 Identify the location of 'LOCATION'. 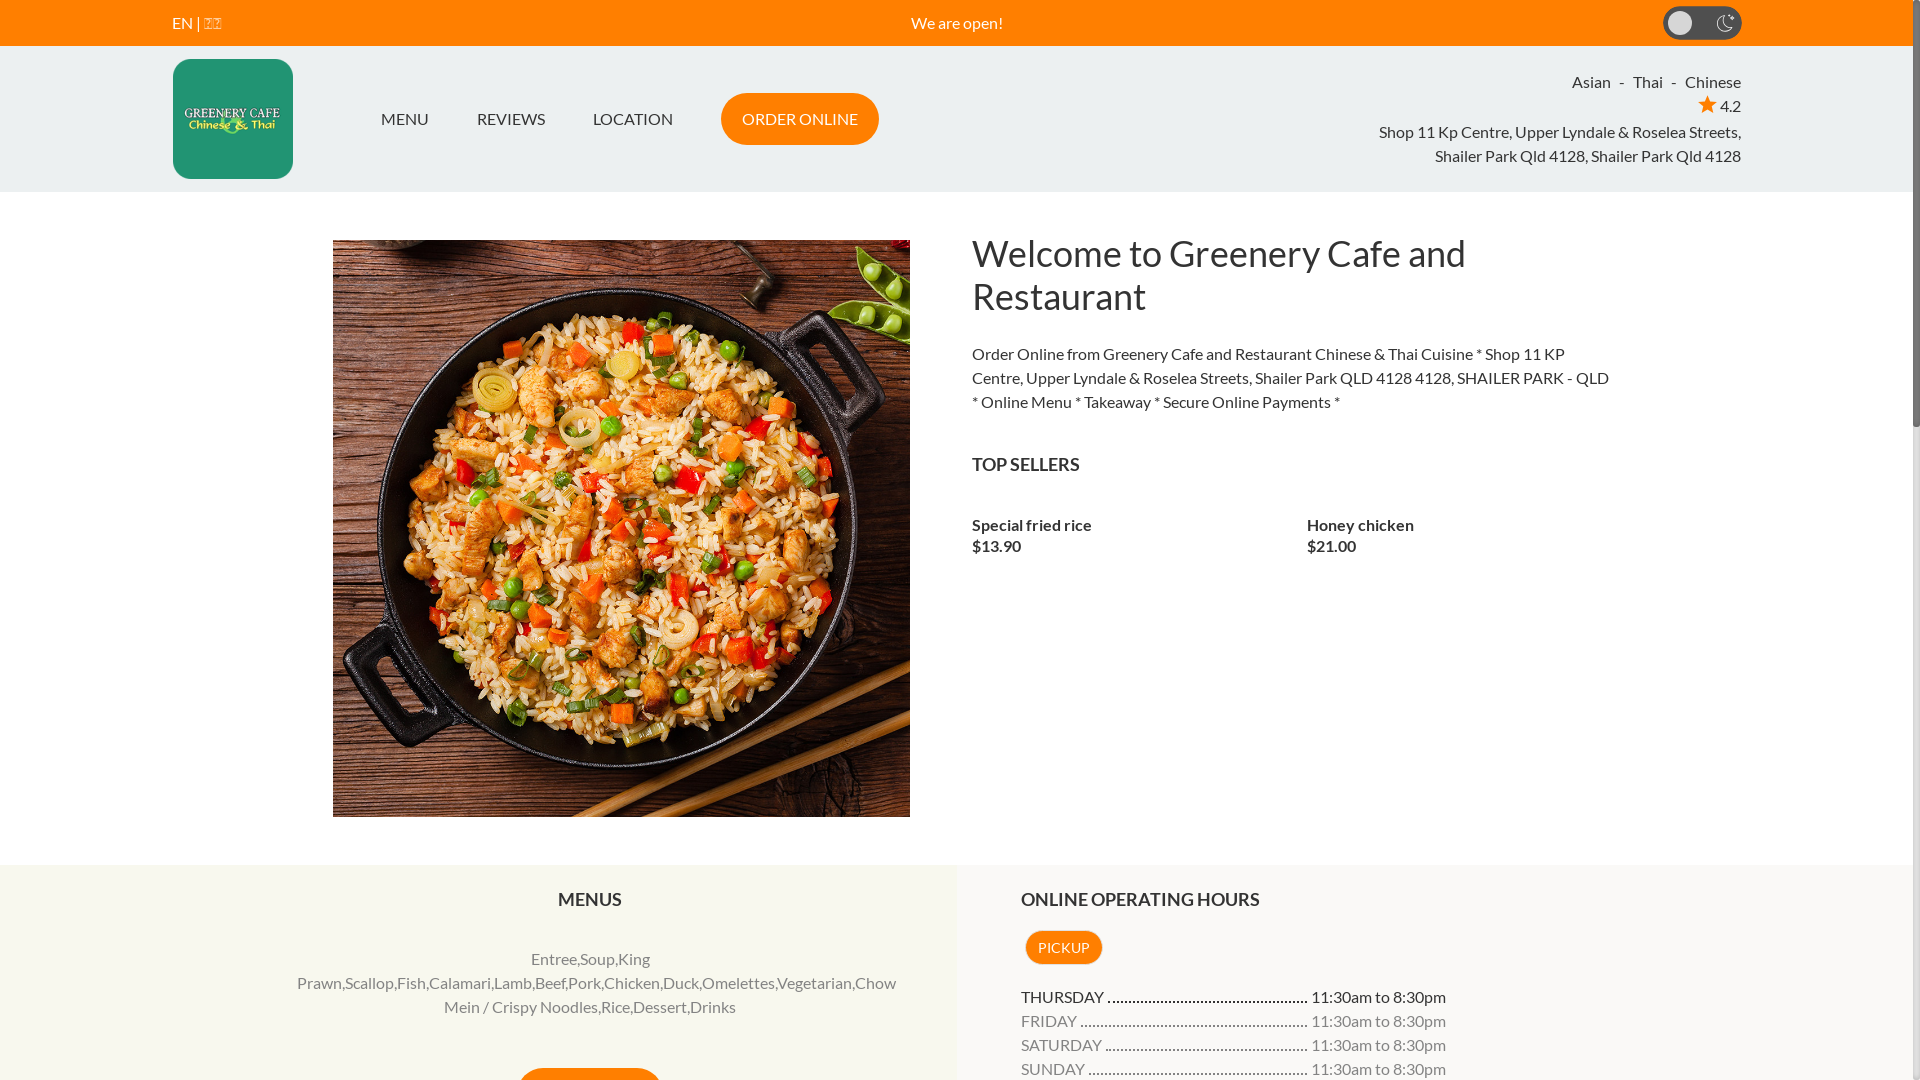
(566, 119).